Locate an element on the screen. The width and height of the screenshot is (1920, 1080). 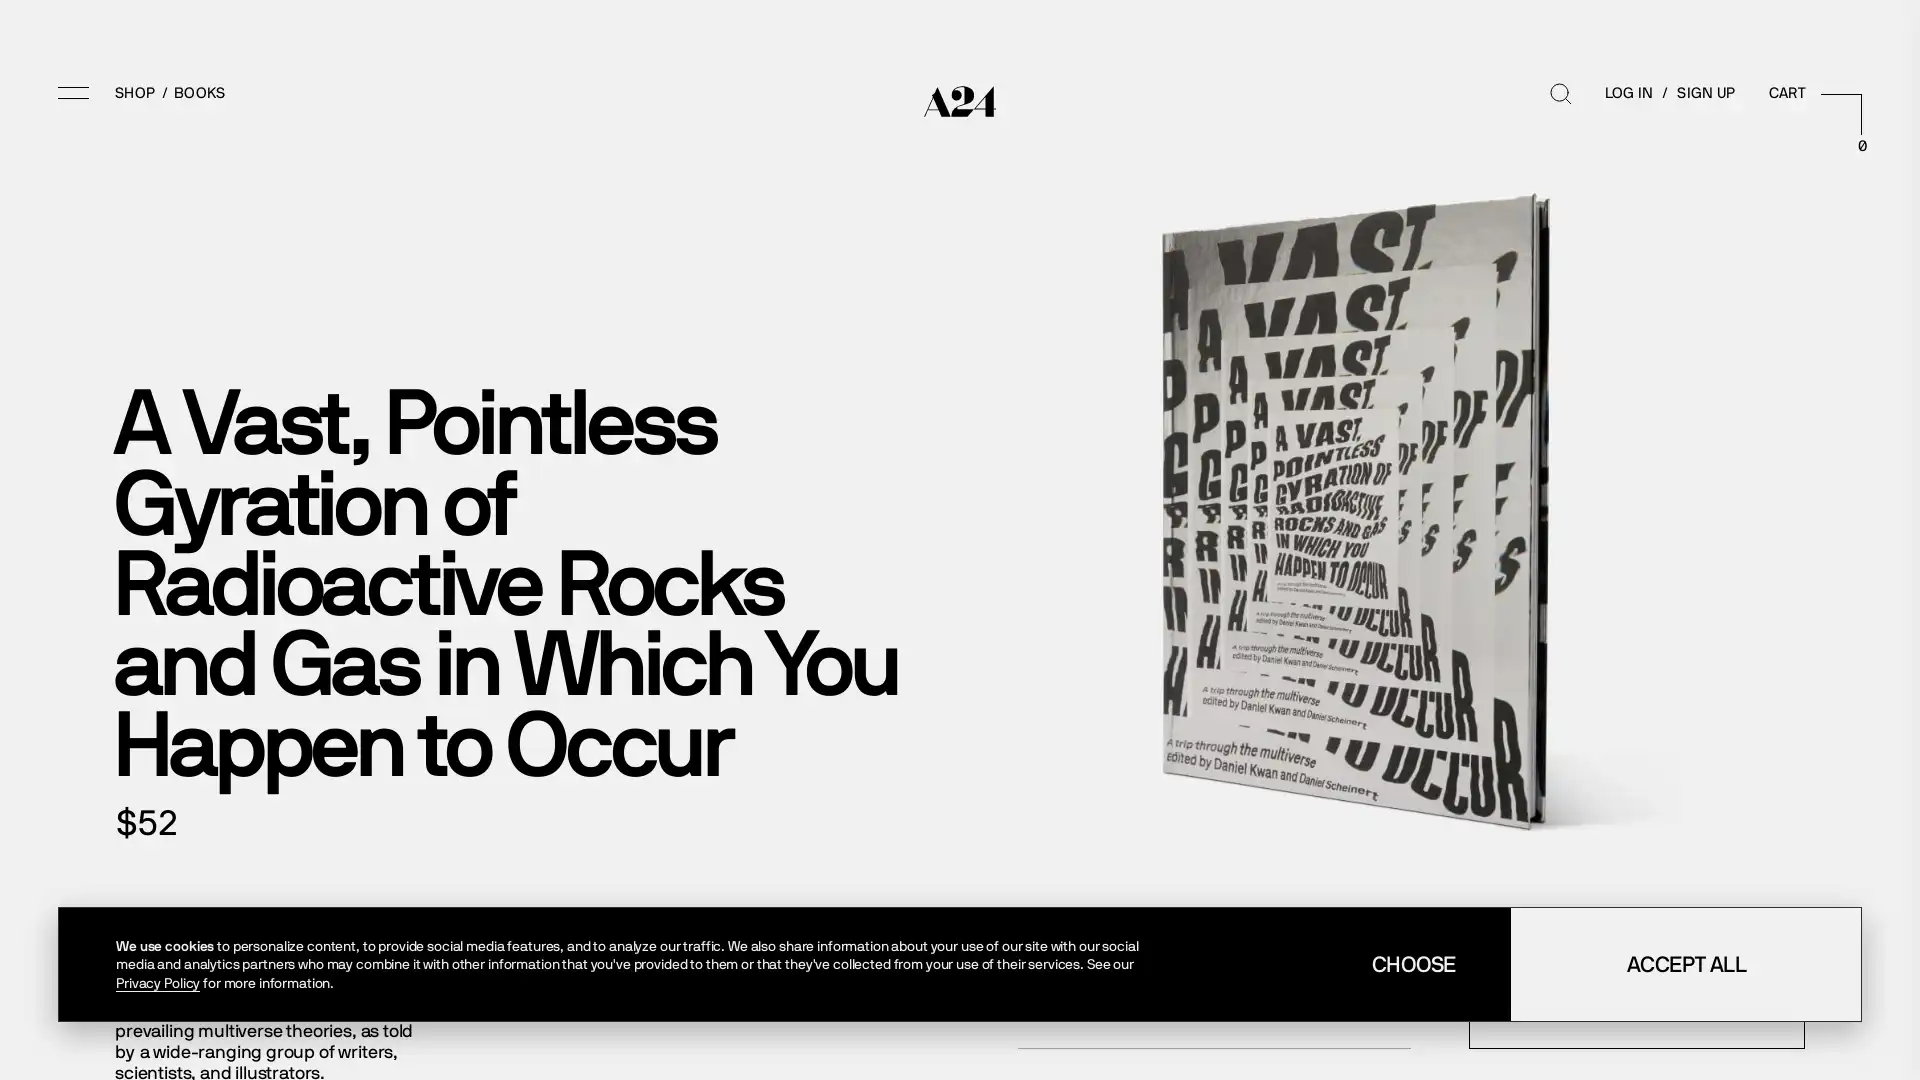
ACCEPT ALL is located at coordinates (1684, 963).